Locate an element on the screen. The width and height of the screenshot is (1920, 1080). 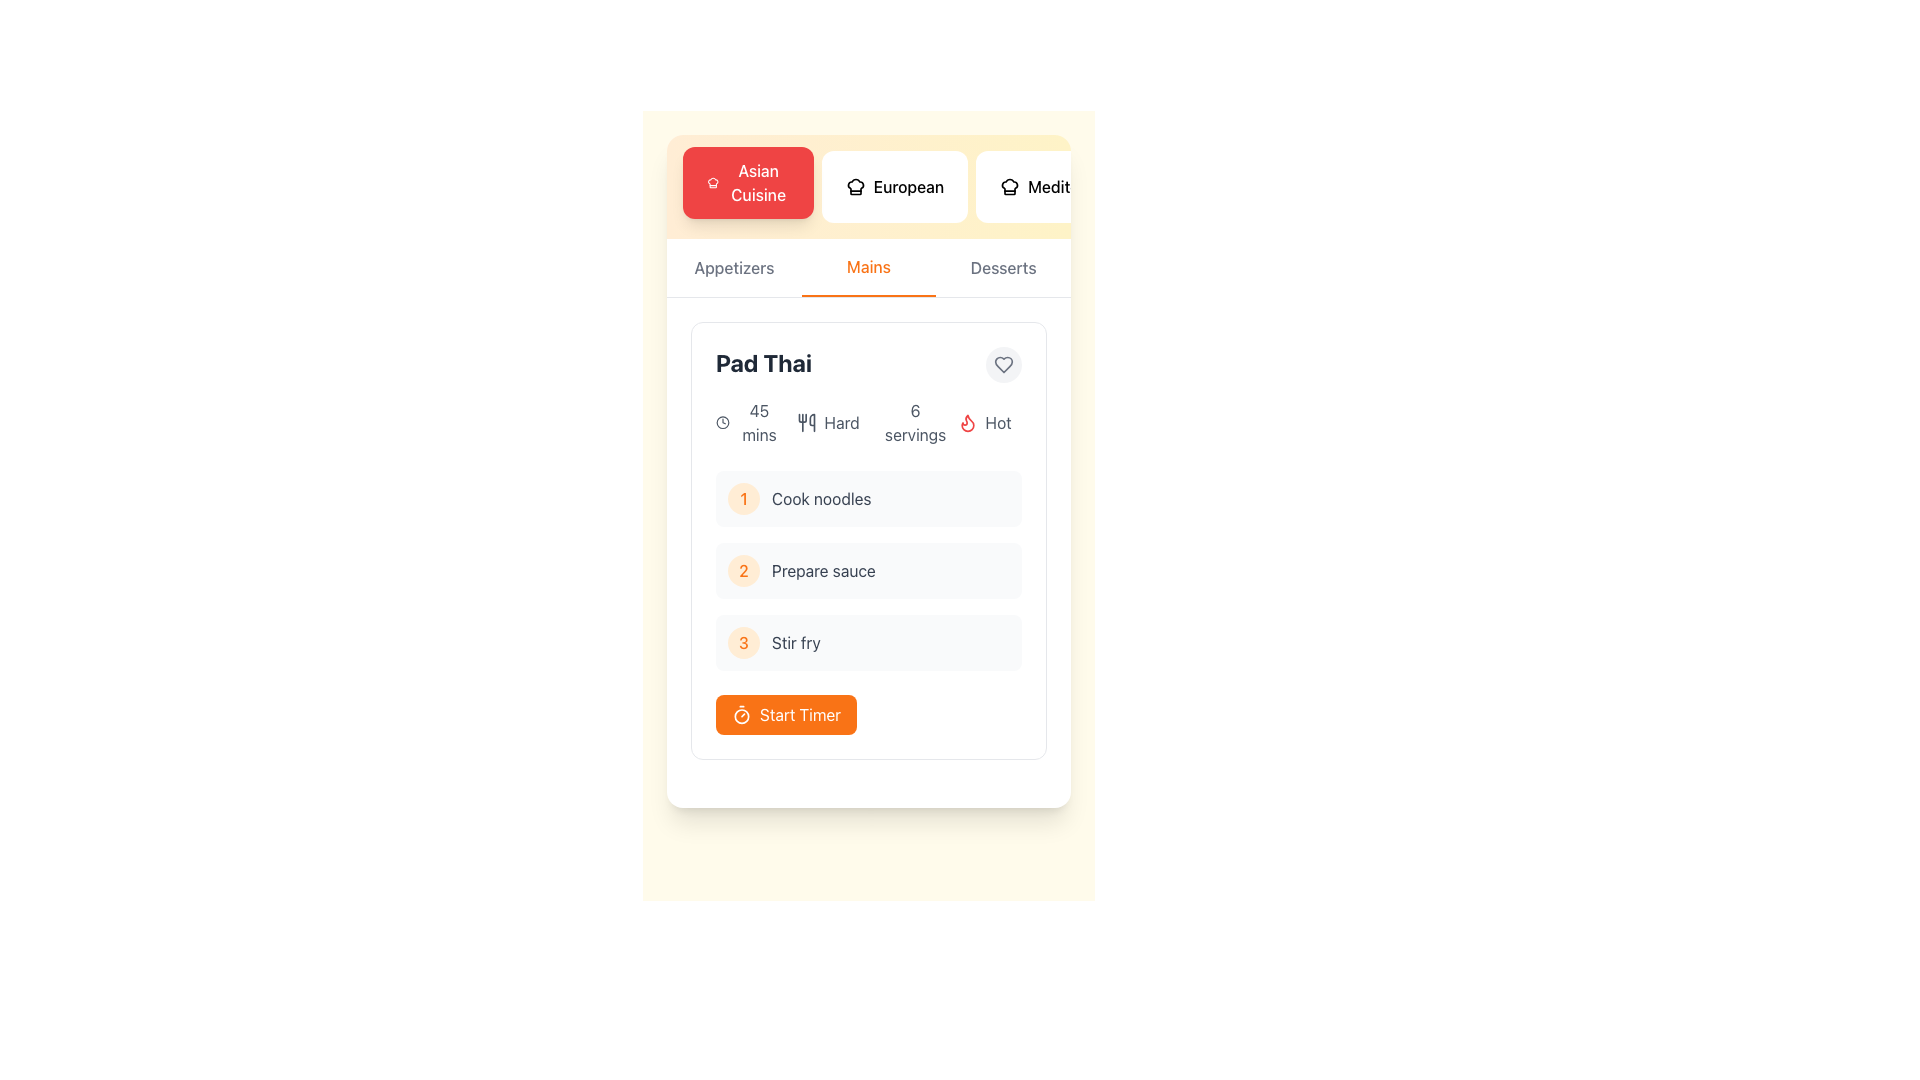
steps from the vertically structured list located below the 'Pad Thai' header and above the 'Start Timer' button is located at coordinates (868, 570).